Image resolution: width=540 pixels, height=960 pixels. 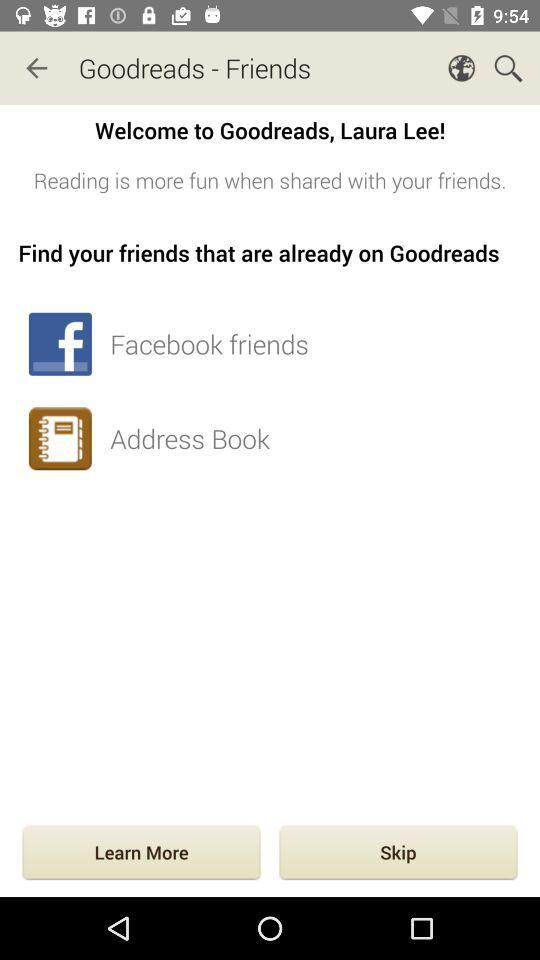 What do you see at coordinates (36, 68) in the screenshot?
I see `icon next to goodreads - friends` at bounding box center [36, 68].